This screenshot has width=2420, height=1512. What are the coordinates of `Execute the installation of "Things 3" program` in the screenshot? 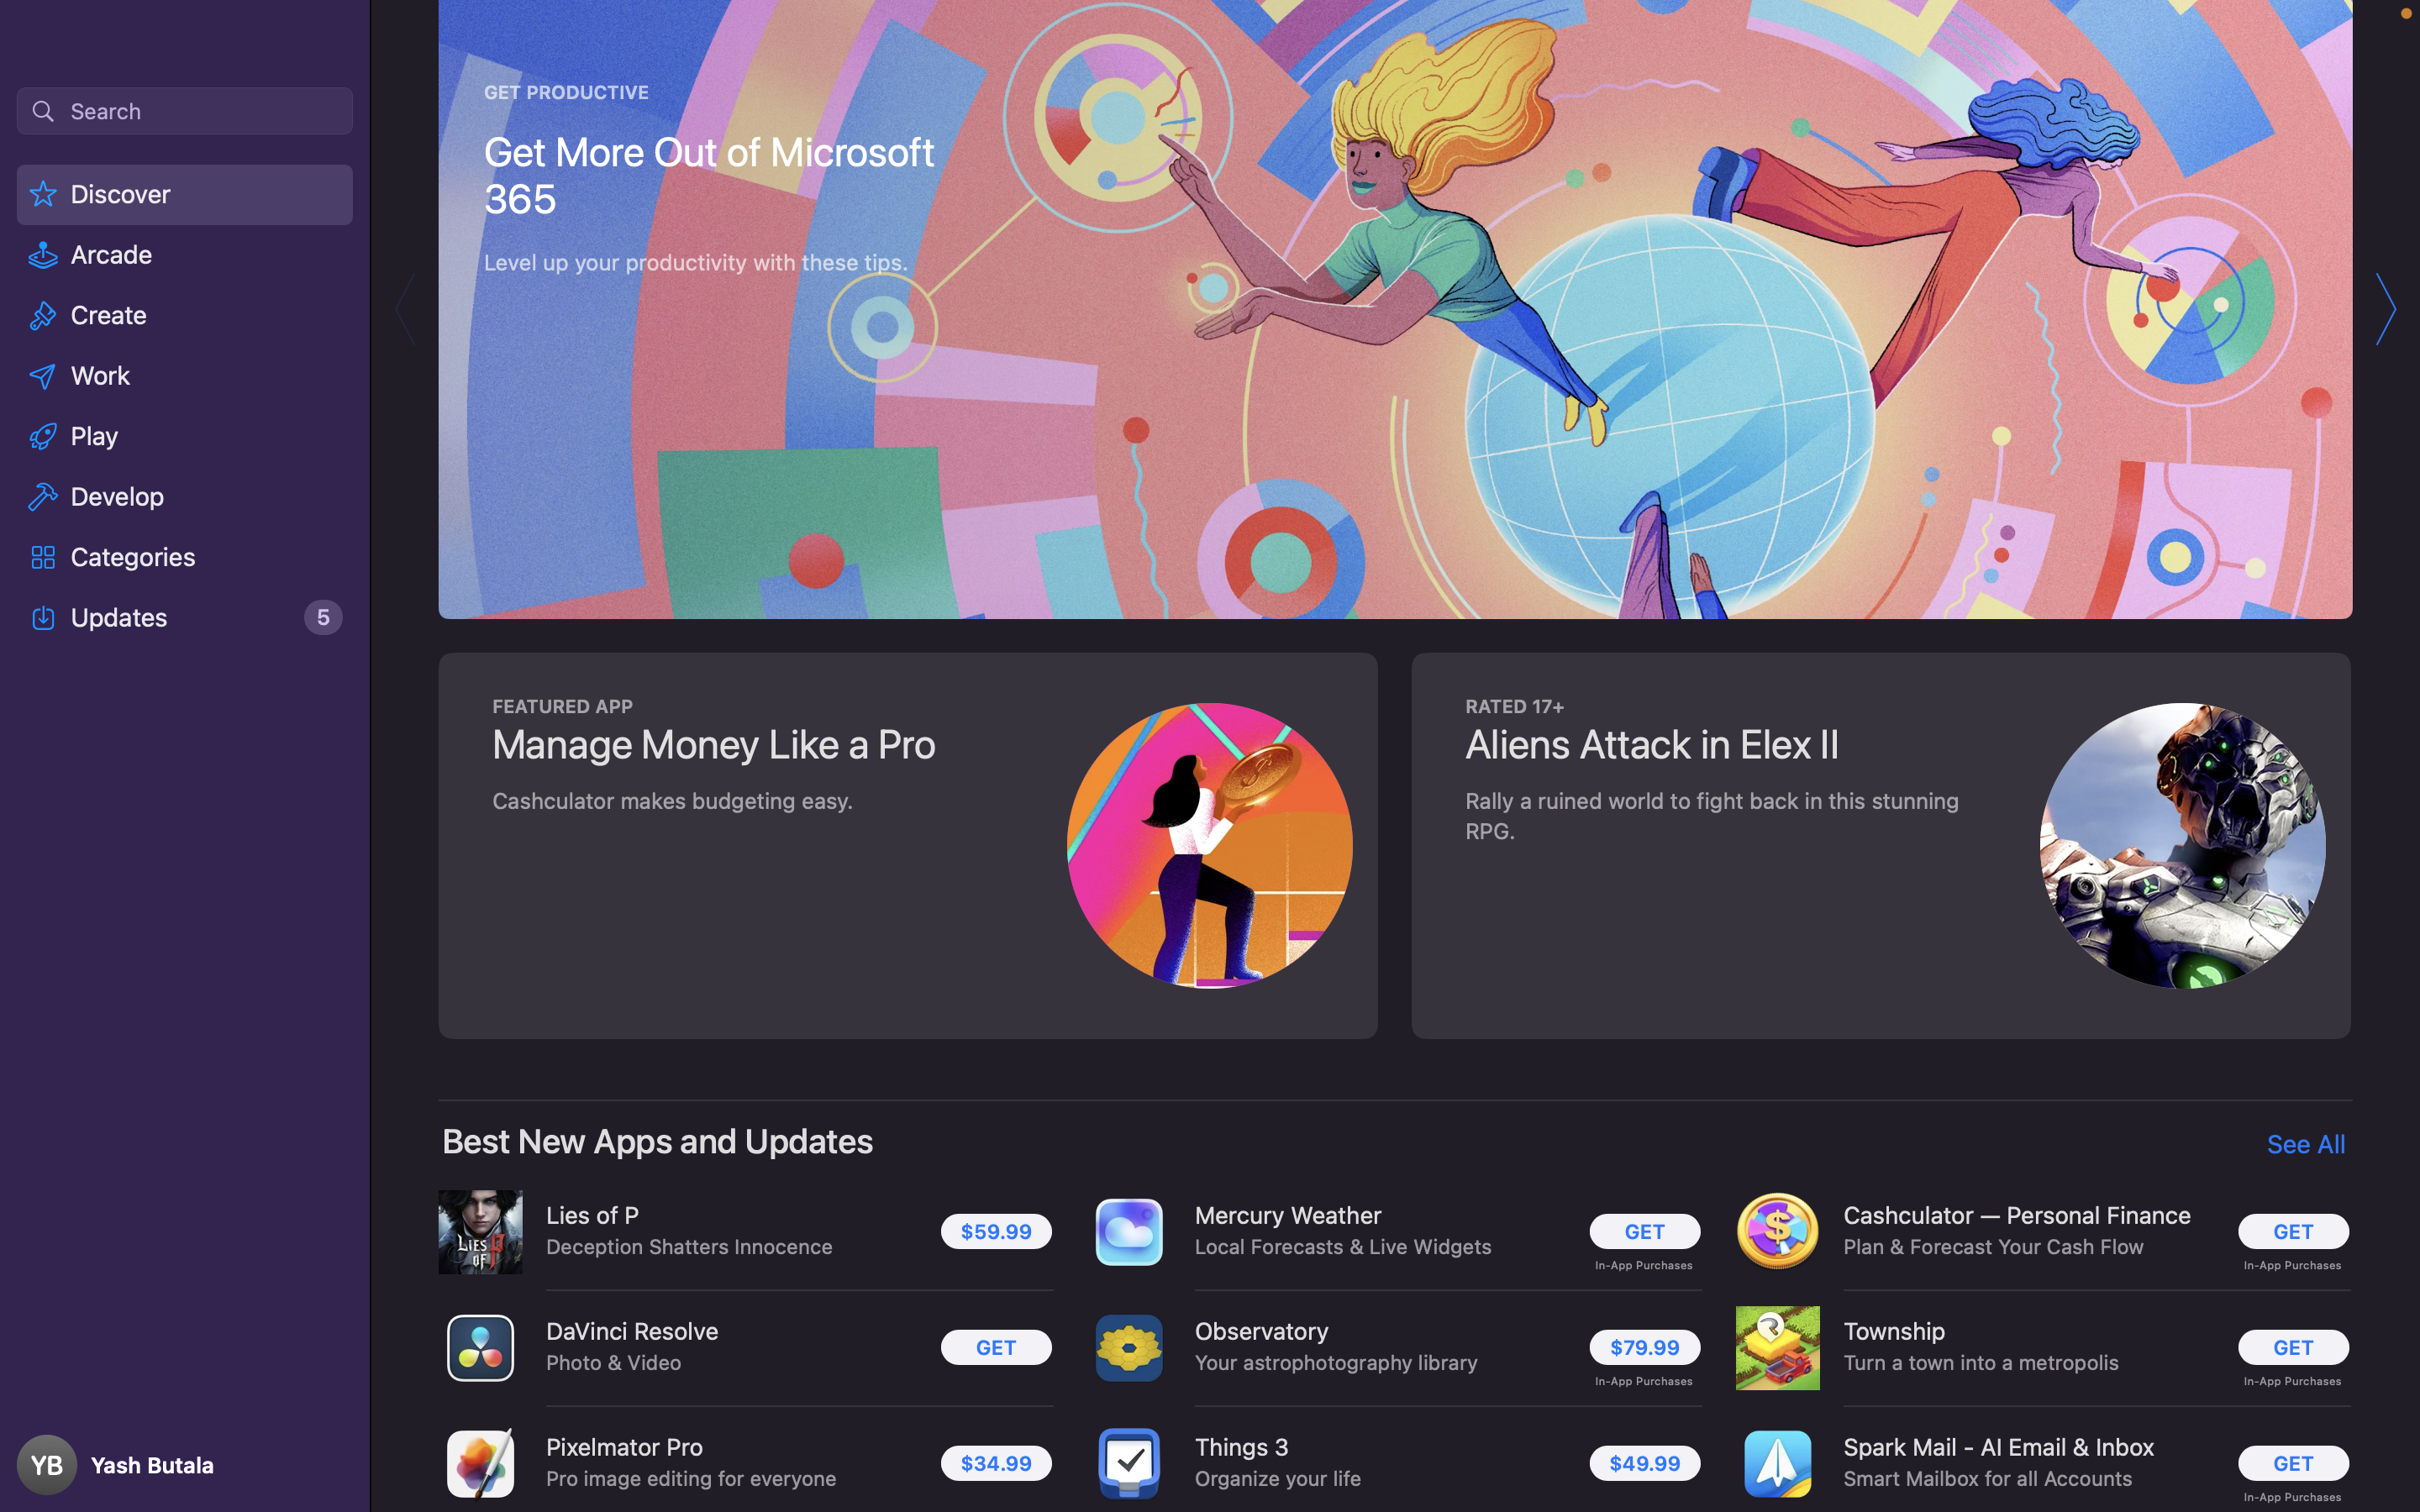 It's located at (1646, 1461).